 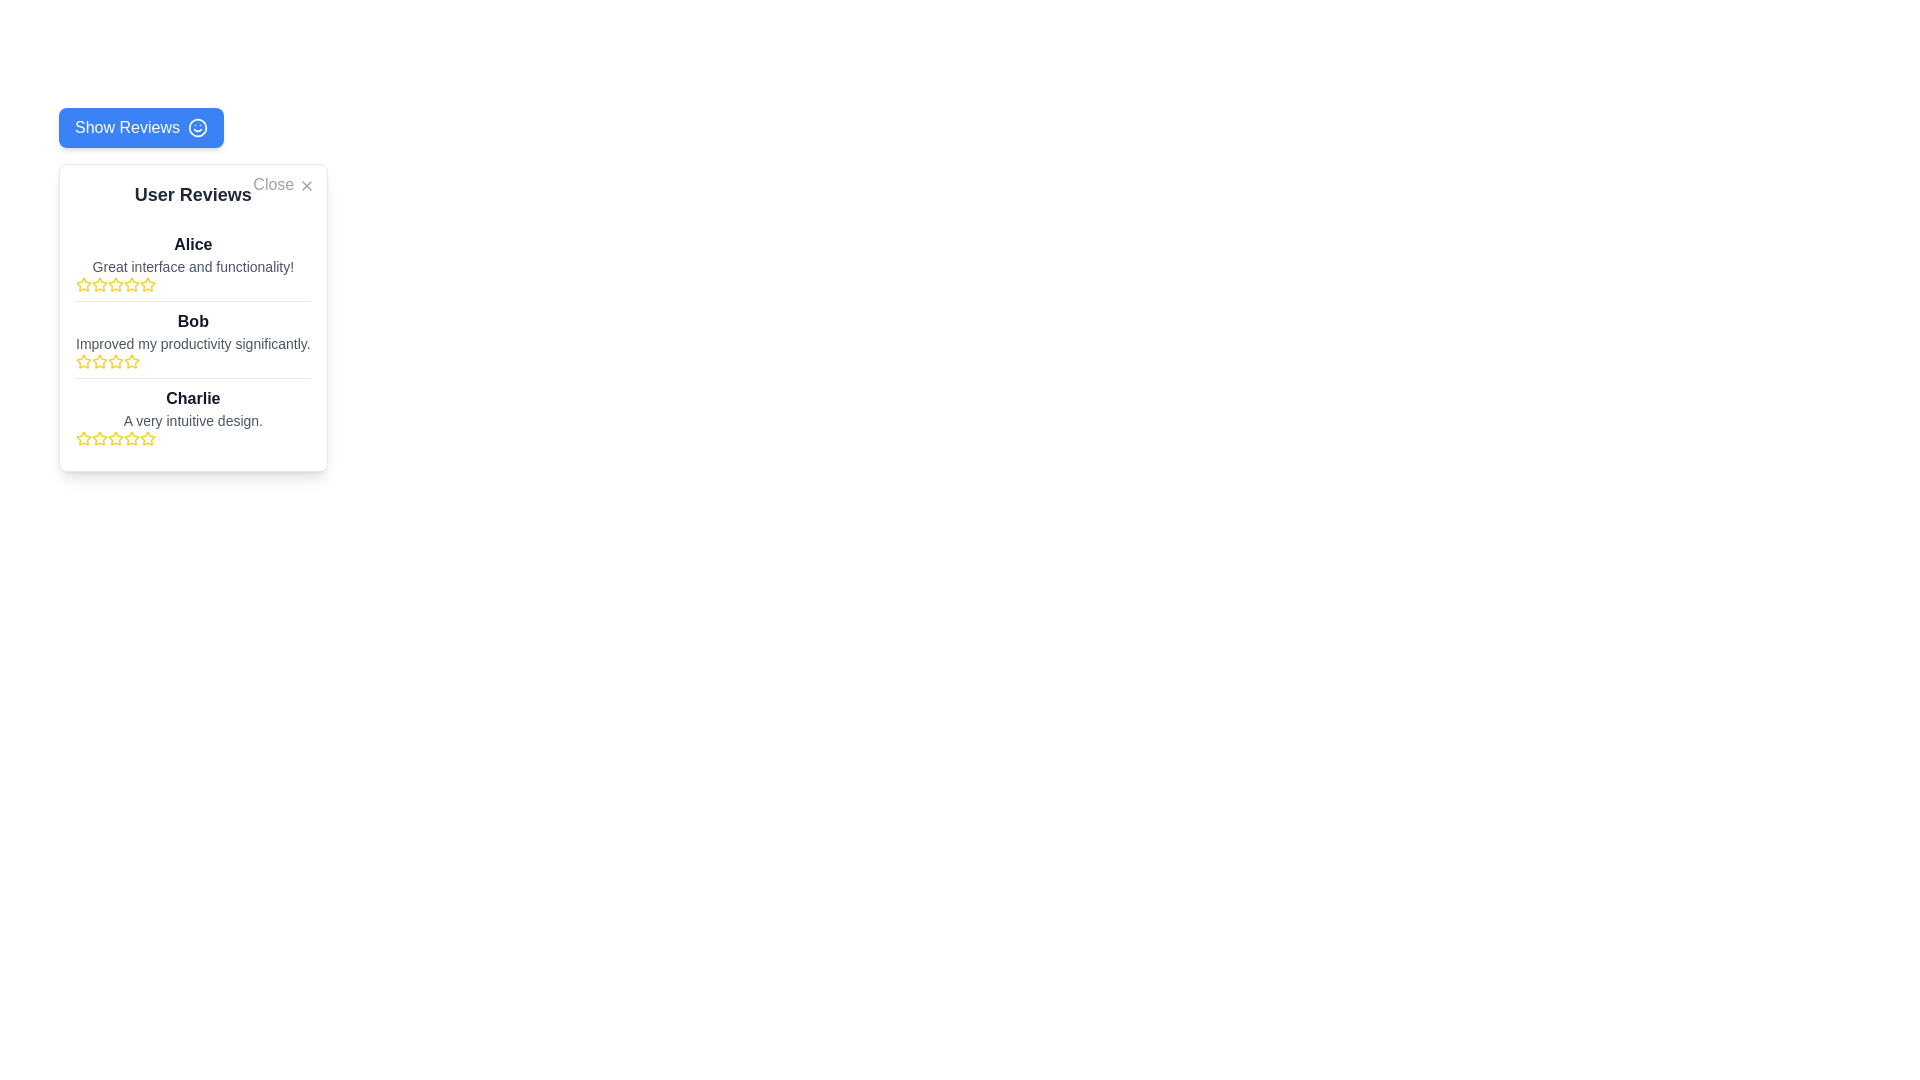 What do you see at coordinates (305, 185) in the screenshot?
I see `the 'X' cross icon with a thin gray stroke located next to the 'Close' text in the top-right corner of the 'User Reviews' card` at bounding box center [305, 185].